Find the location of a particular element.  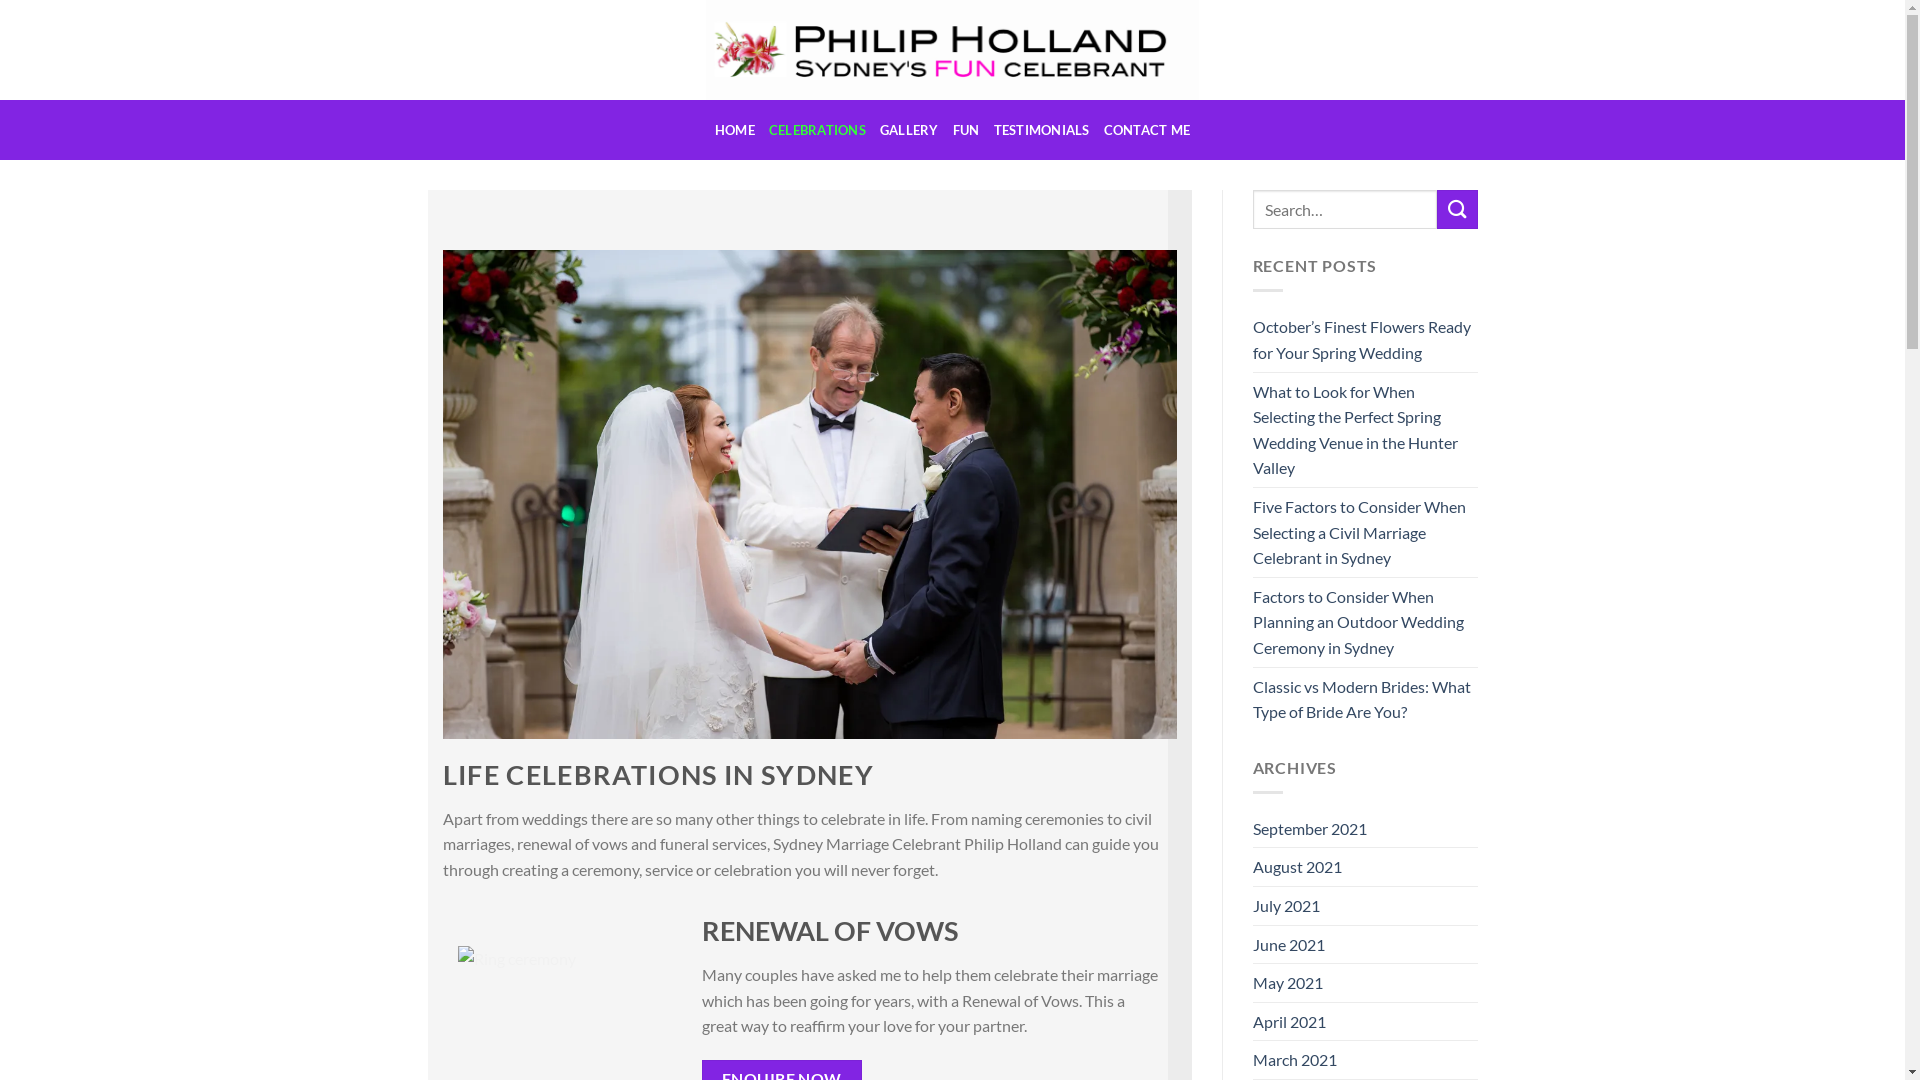

'Classic vs Modern Brides: What Type of Bride Are You?' is located at coordinates (1363, 698).